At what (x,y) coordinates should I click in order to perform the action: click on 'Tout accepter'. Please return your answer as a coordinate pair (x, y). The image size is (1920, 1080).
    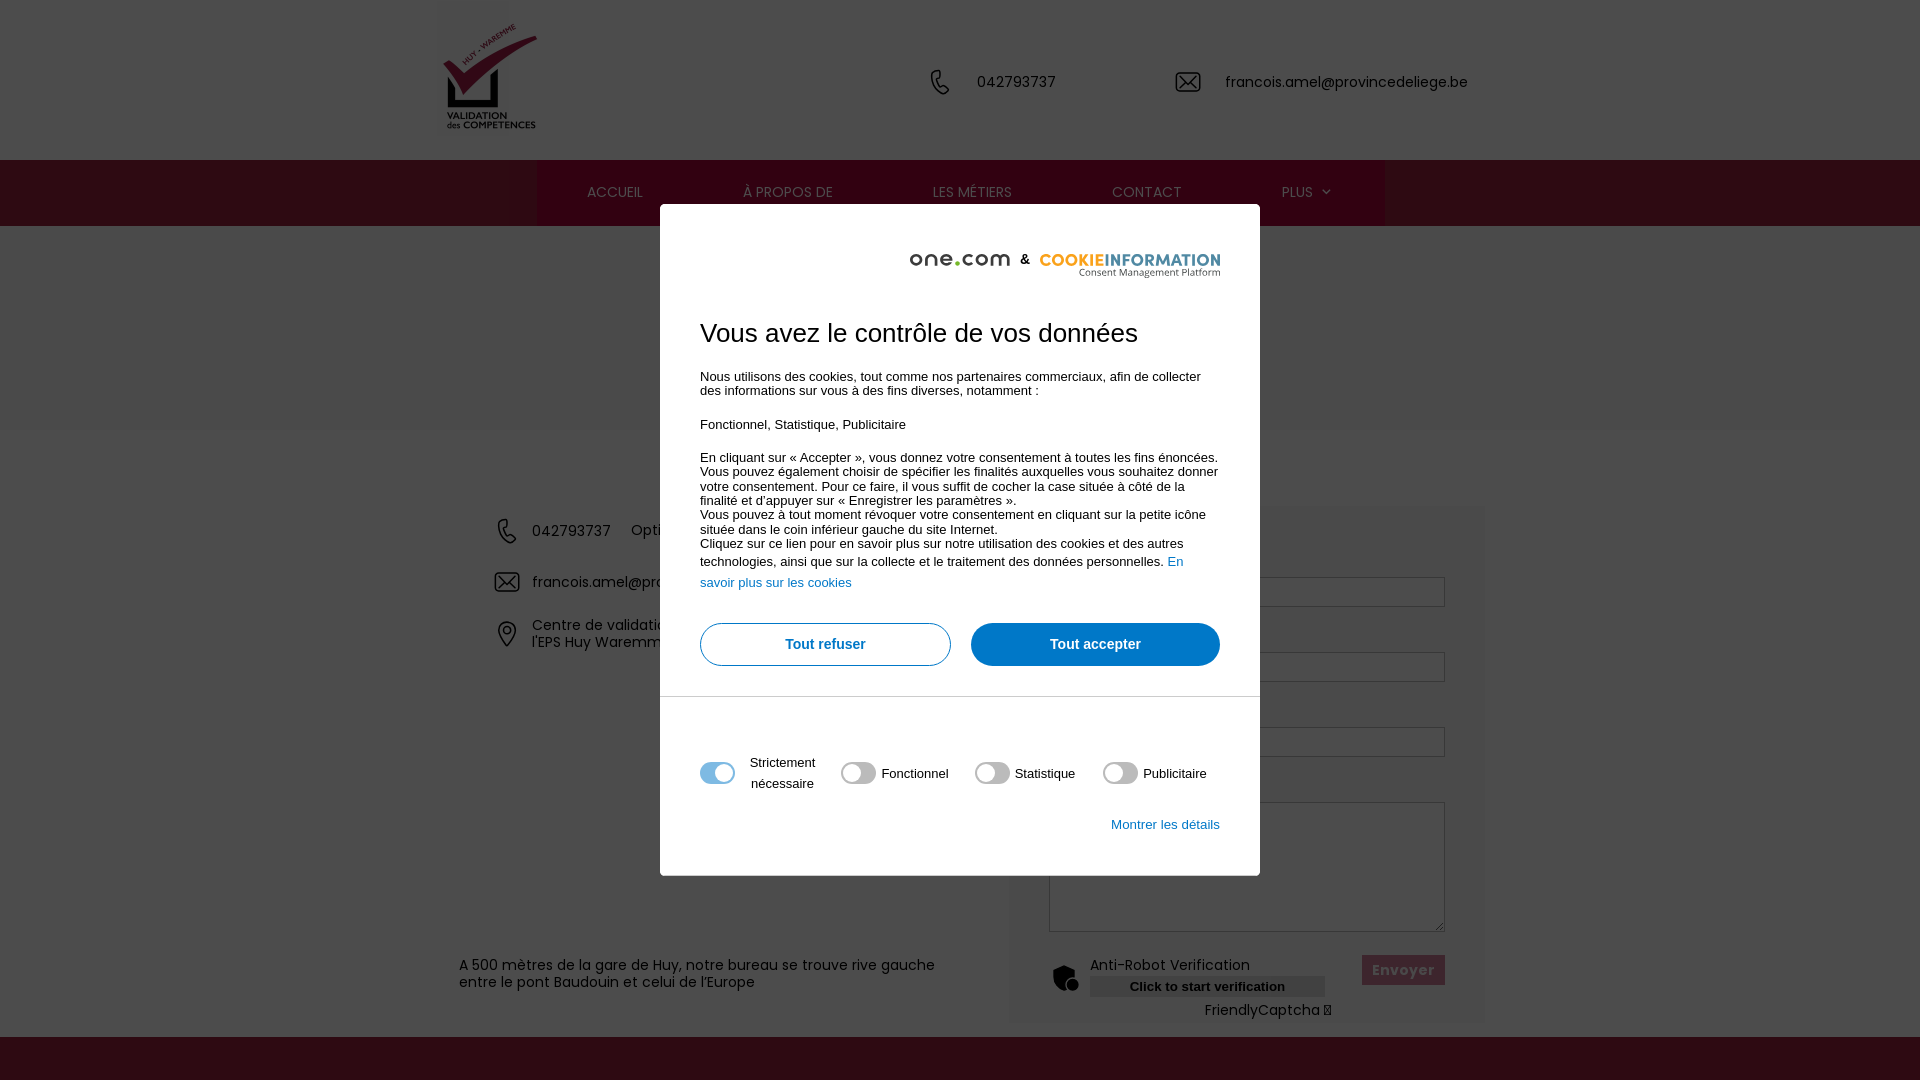
    Looking at the image, I should click on (1094, 644).